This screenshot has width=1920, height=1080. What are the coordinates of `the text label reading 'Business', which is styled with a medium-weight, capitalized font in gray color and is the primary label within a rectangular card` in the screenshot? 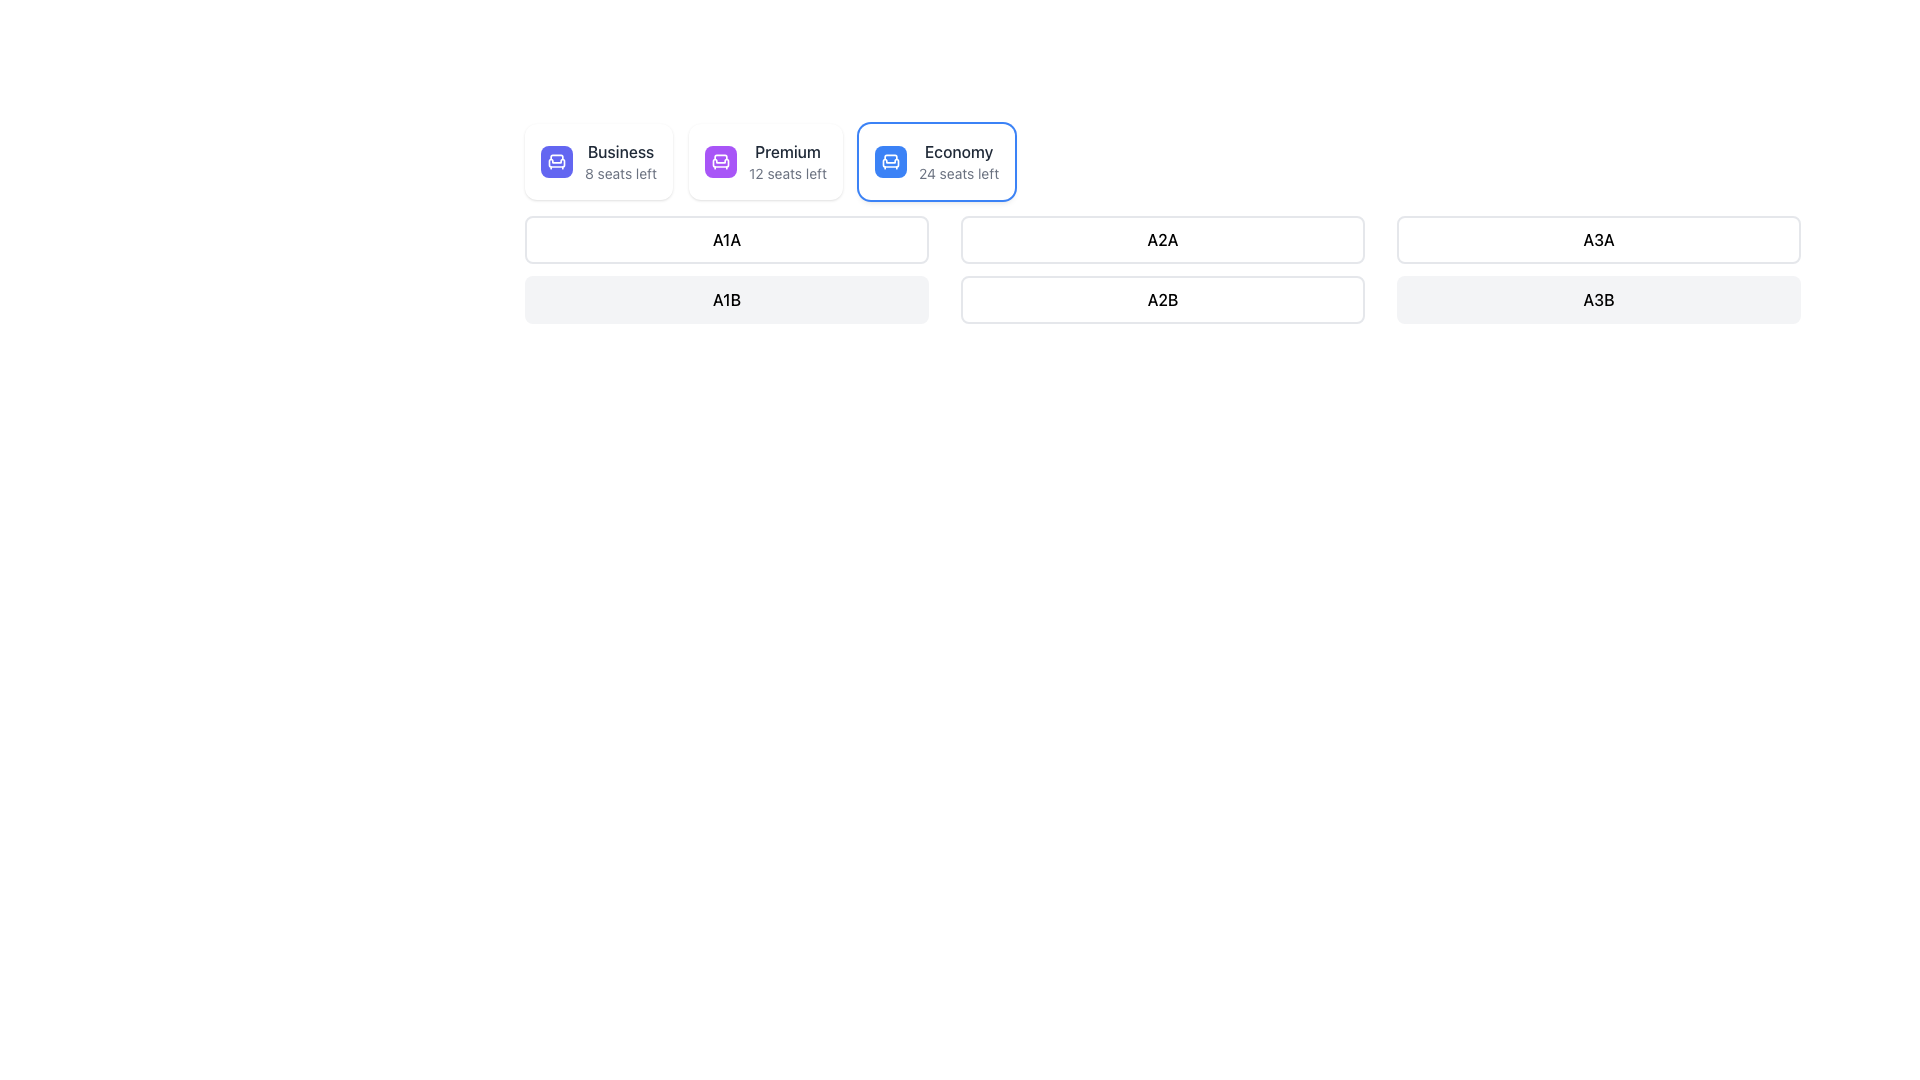 It's located at (619, 150).